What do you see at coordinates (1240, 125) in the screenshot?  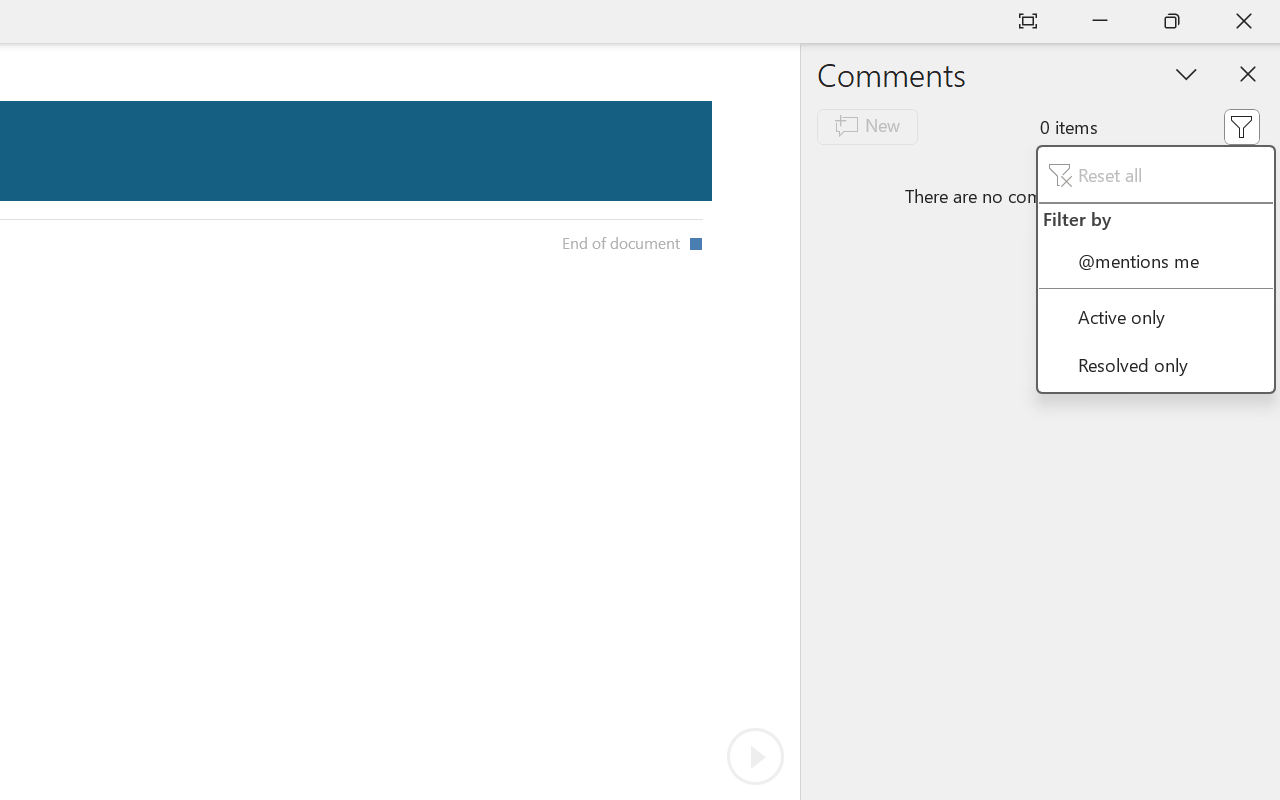 I see `'Filter'` at bounding box center [1240, 125].